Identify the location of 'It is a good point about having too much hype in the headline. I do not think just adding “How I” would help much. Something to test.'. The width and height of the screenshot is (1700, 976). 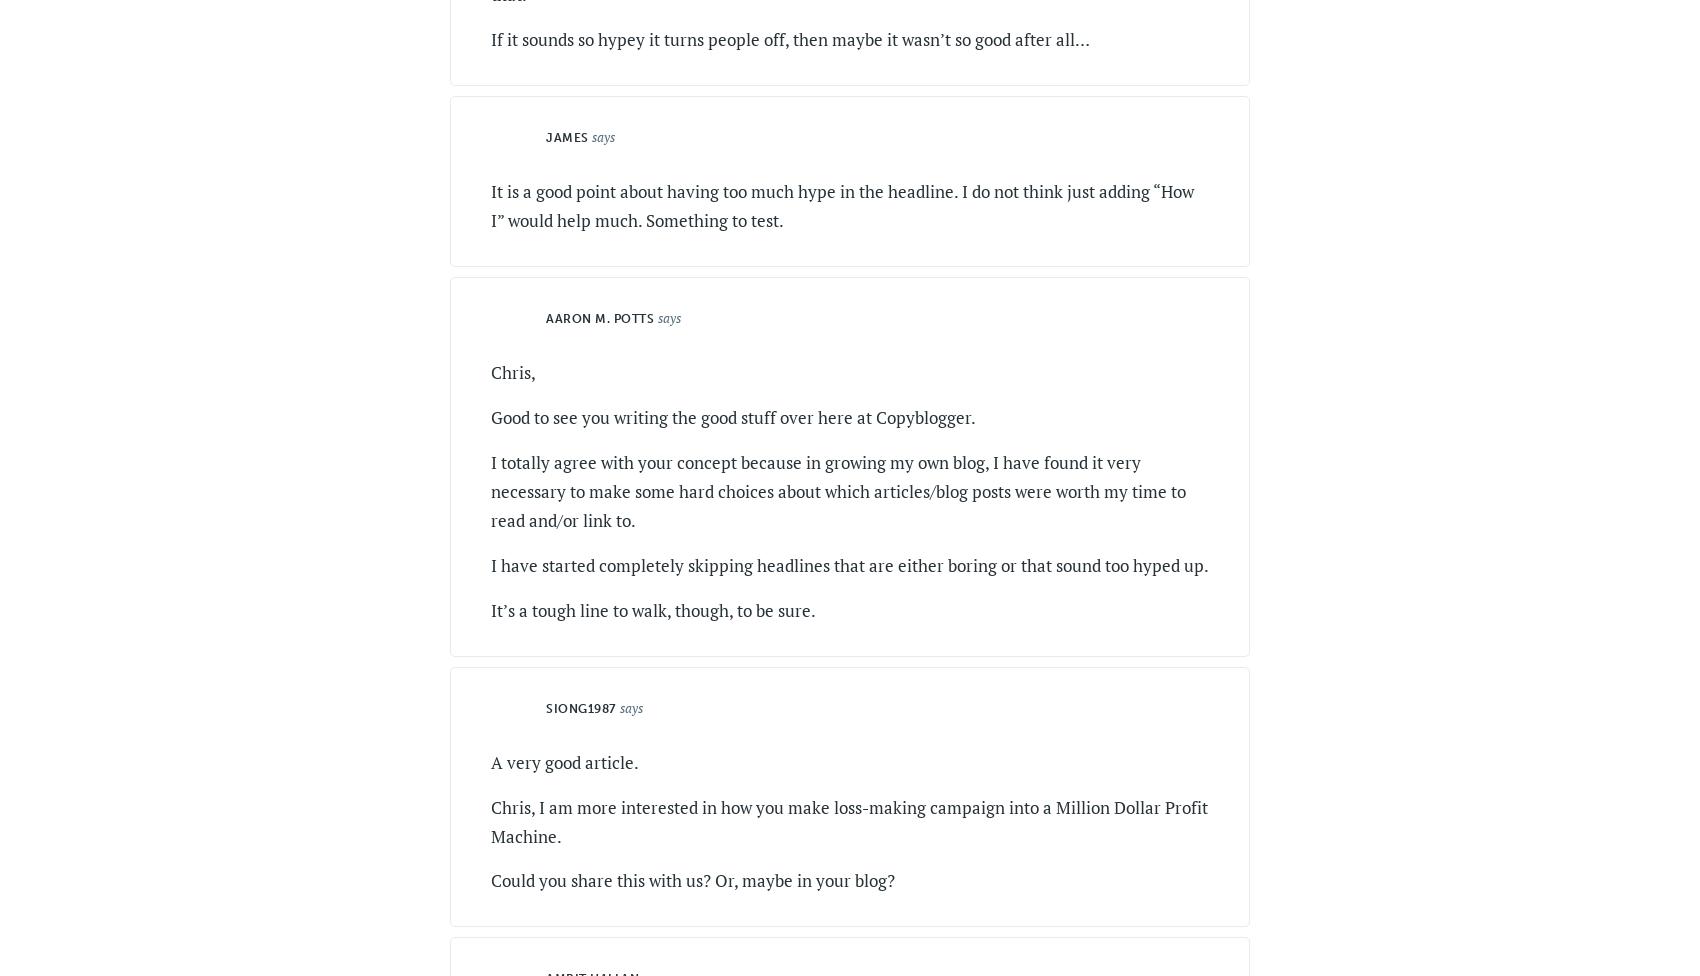
(841, 205).